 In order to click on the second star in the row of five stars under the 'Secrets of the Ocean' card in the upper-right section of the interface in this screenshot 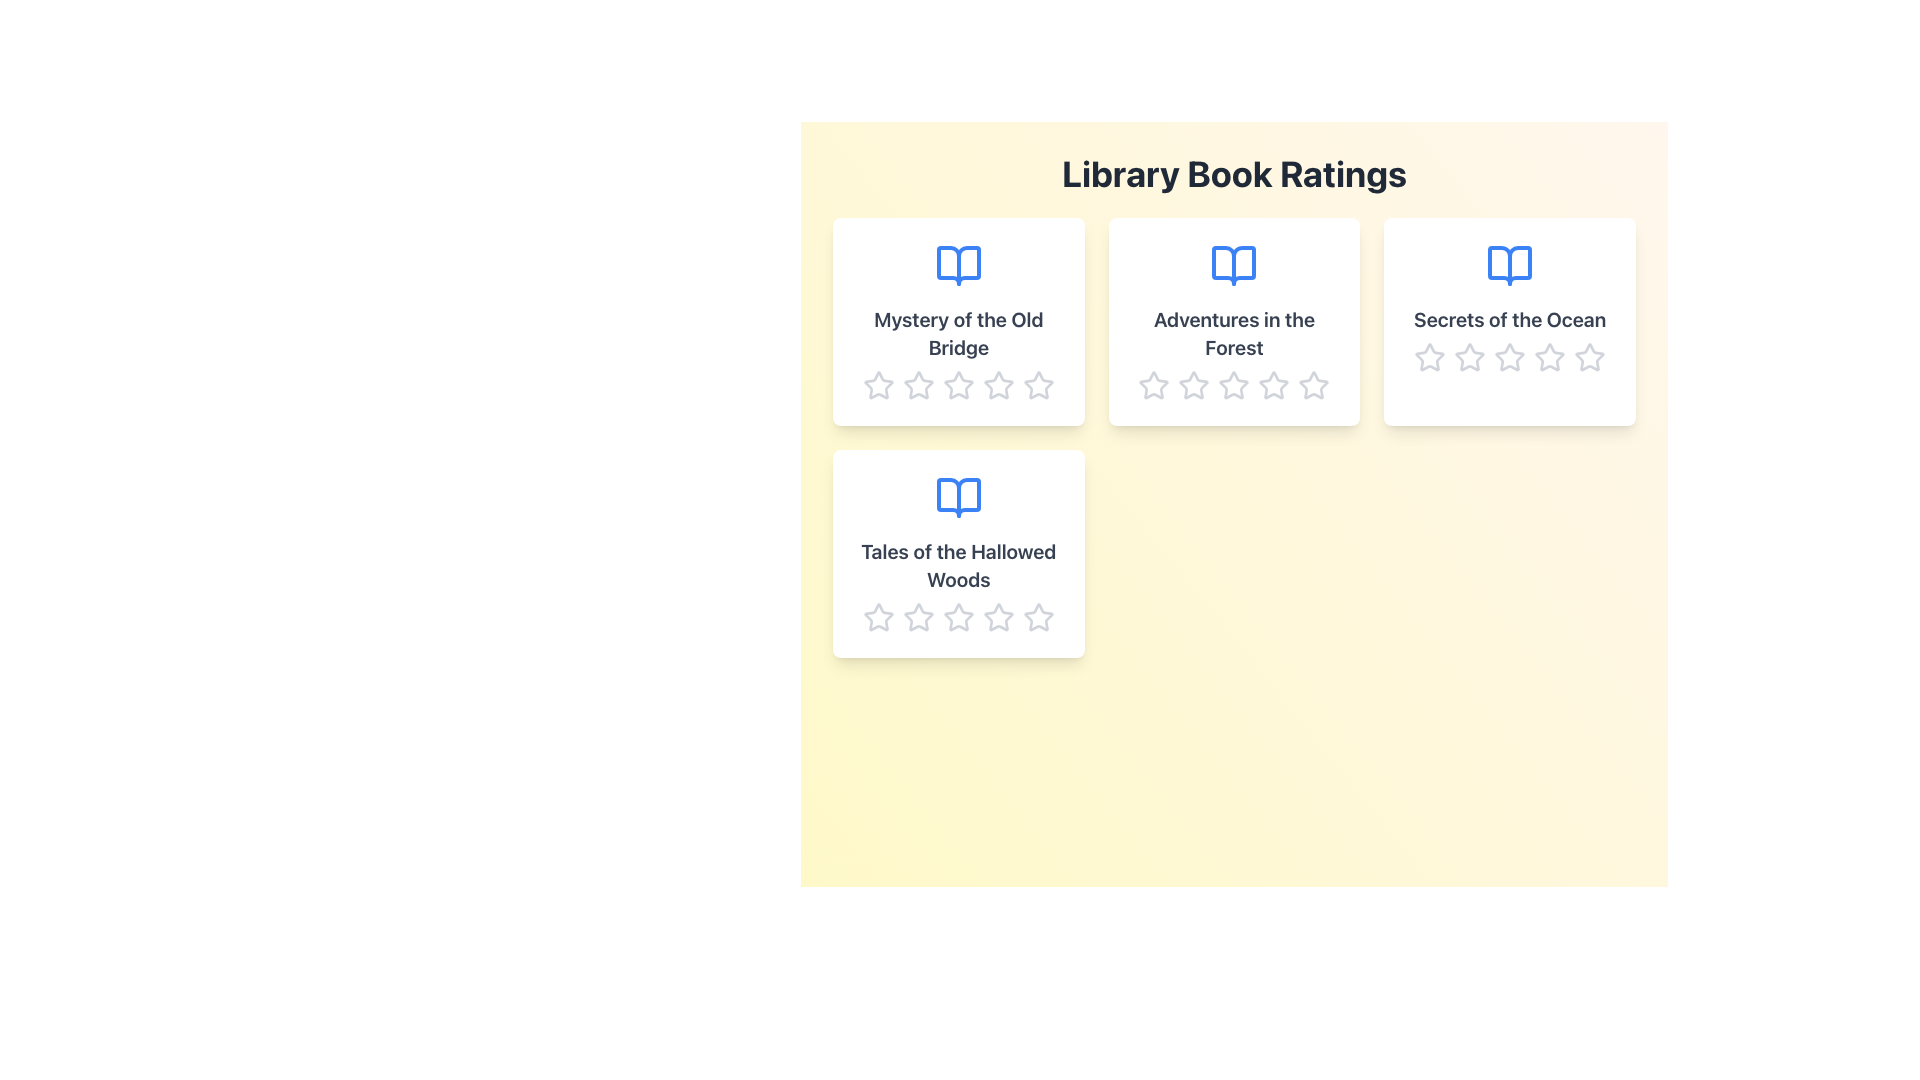, I will do `click(1470, 356)`.